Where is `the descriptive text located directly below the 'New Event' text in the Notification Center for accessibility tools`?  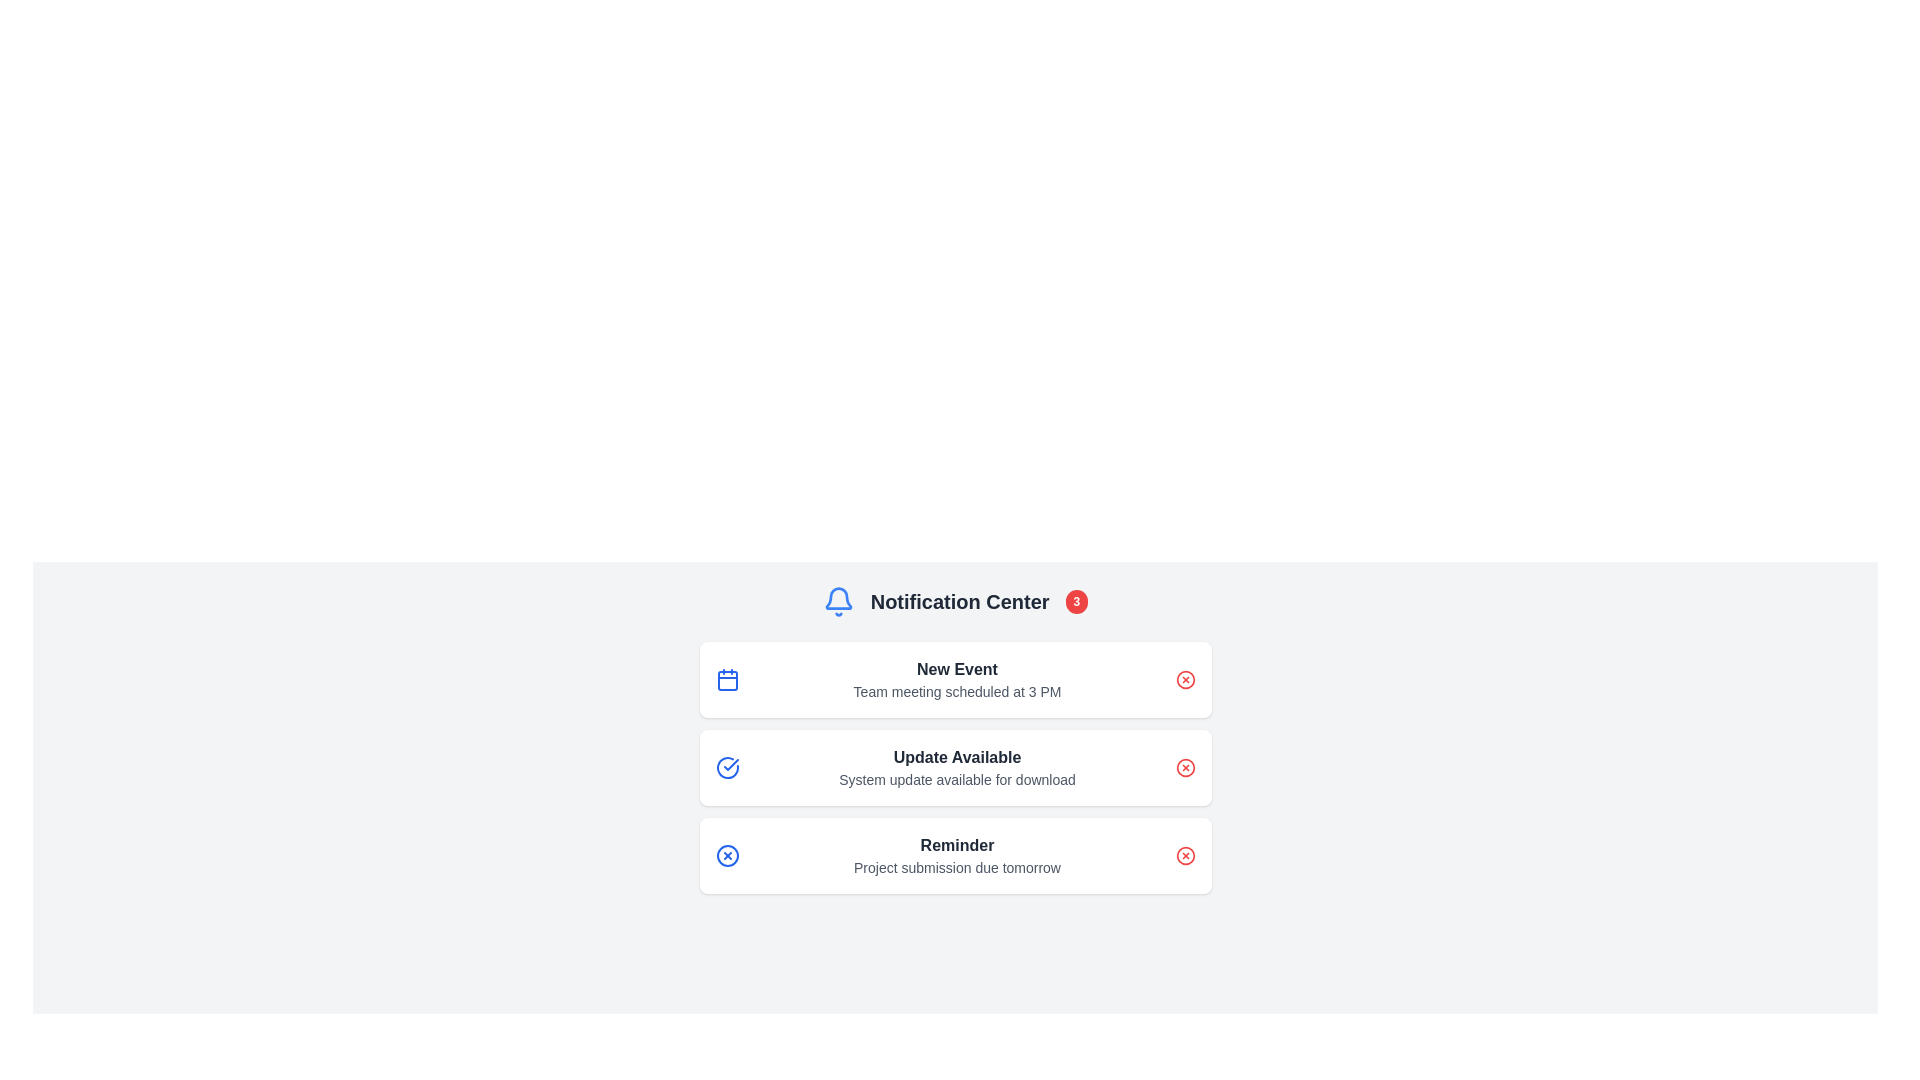
the descriptive text located directly below the 'New Event' text in the Notification Center for accessibility tools is located at coordinates (956, 690).